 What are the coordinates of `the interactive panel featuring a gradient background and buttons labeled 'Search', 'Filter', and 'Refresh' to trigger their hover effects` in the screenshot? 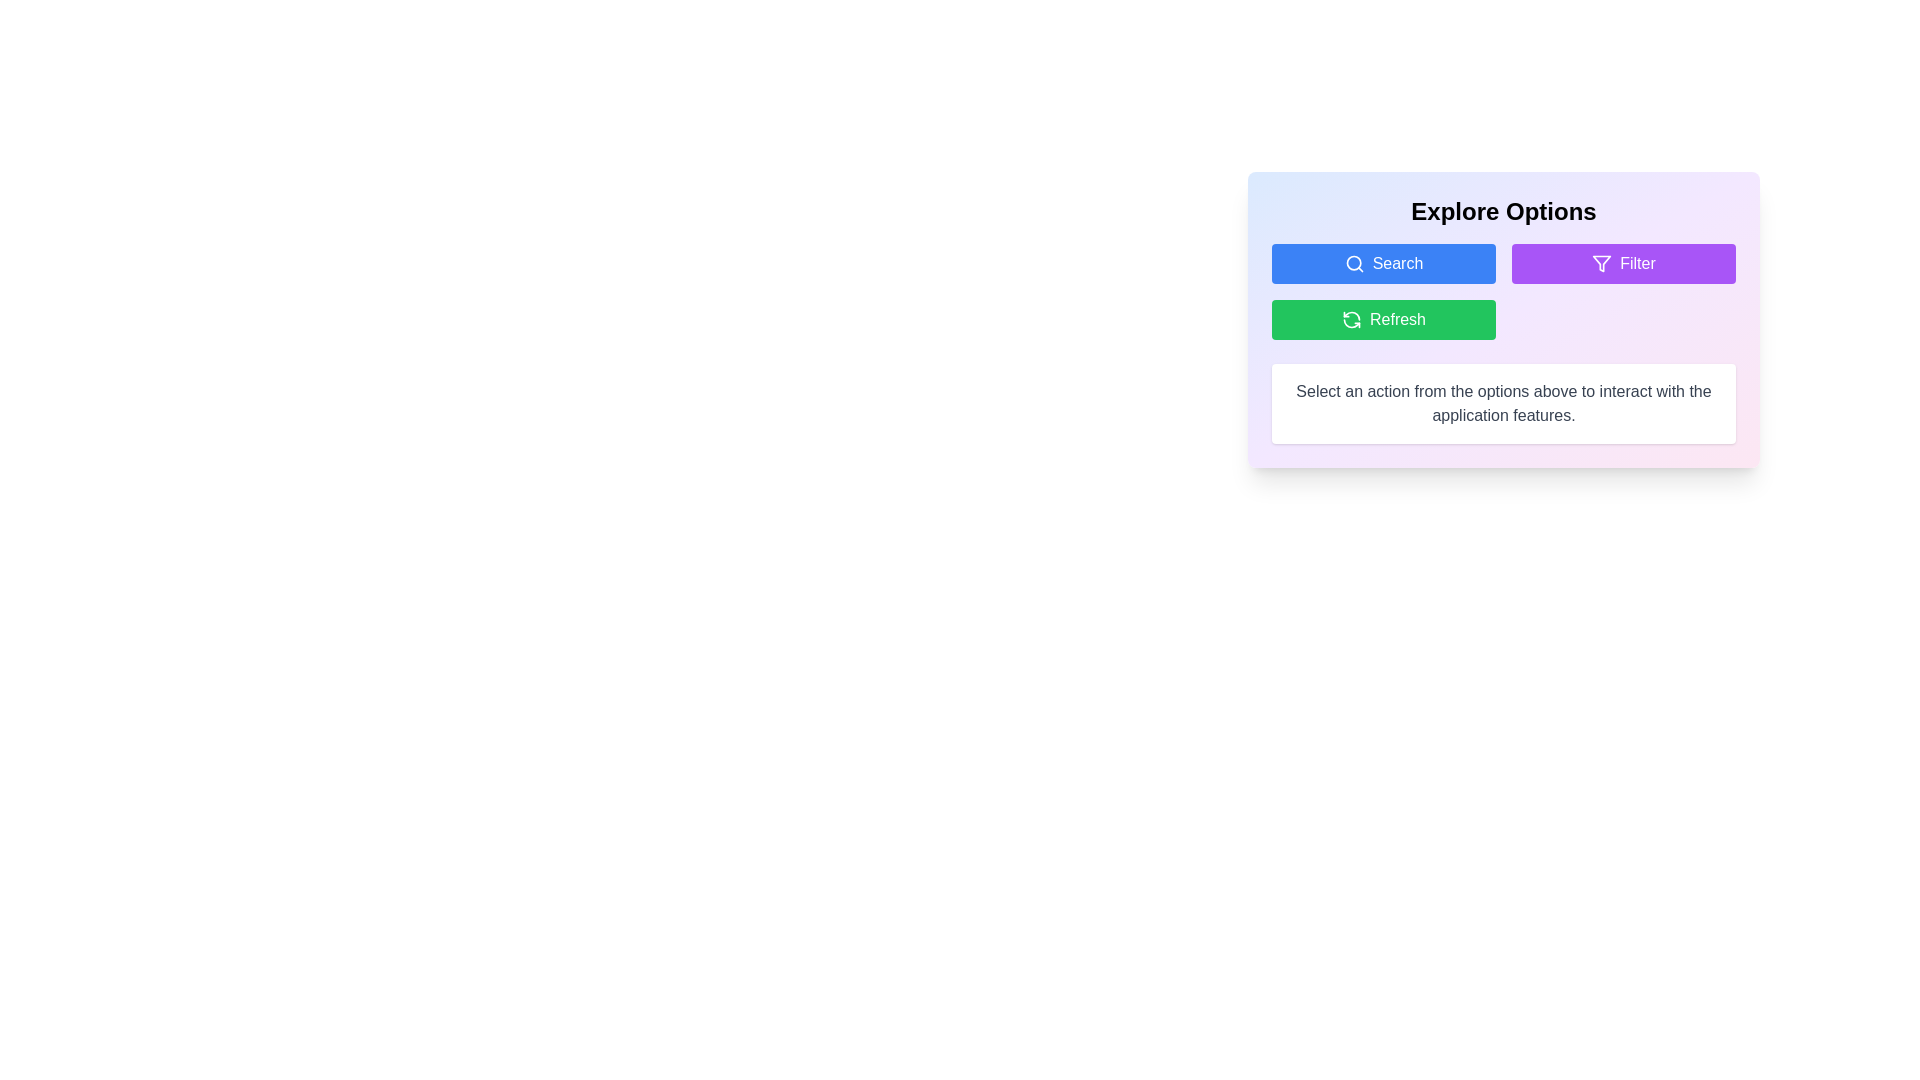 It's located at (1503, 319).